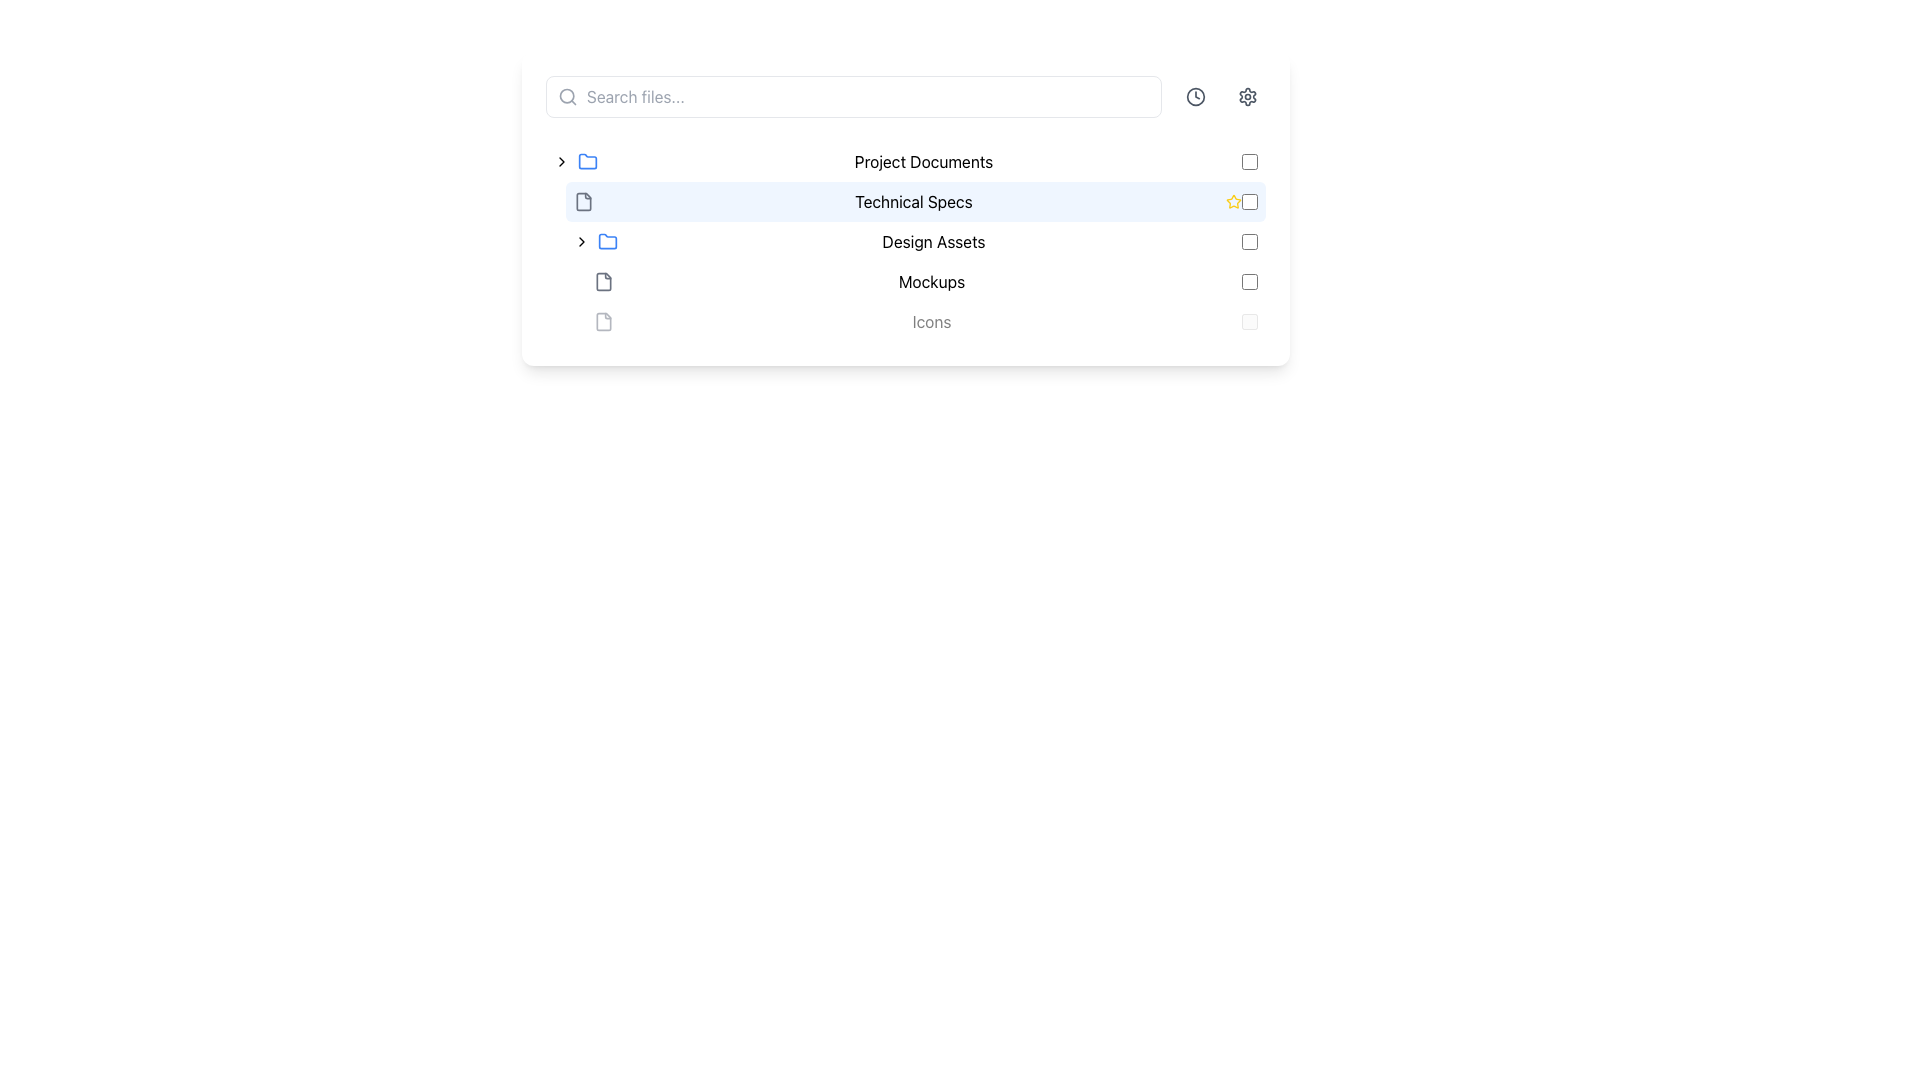  Describe the element at coordinates (925, 281) in the screenshot. I see `the 'Mockups' list item, which is the fourth item in the list, for rearrangement` at that location.